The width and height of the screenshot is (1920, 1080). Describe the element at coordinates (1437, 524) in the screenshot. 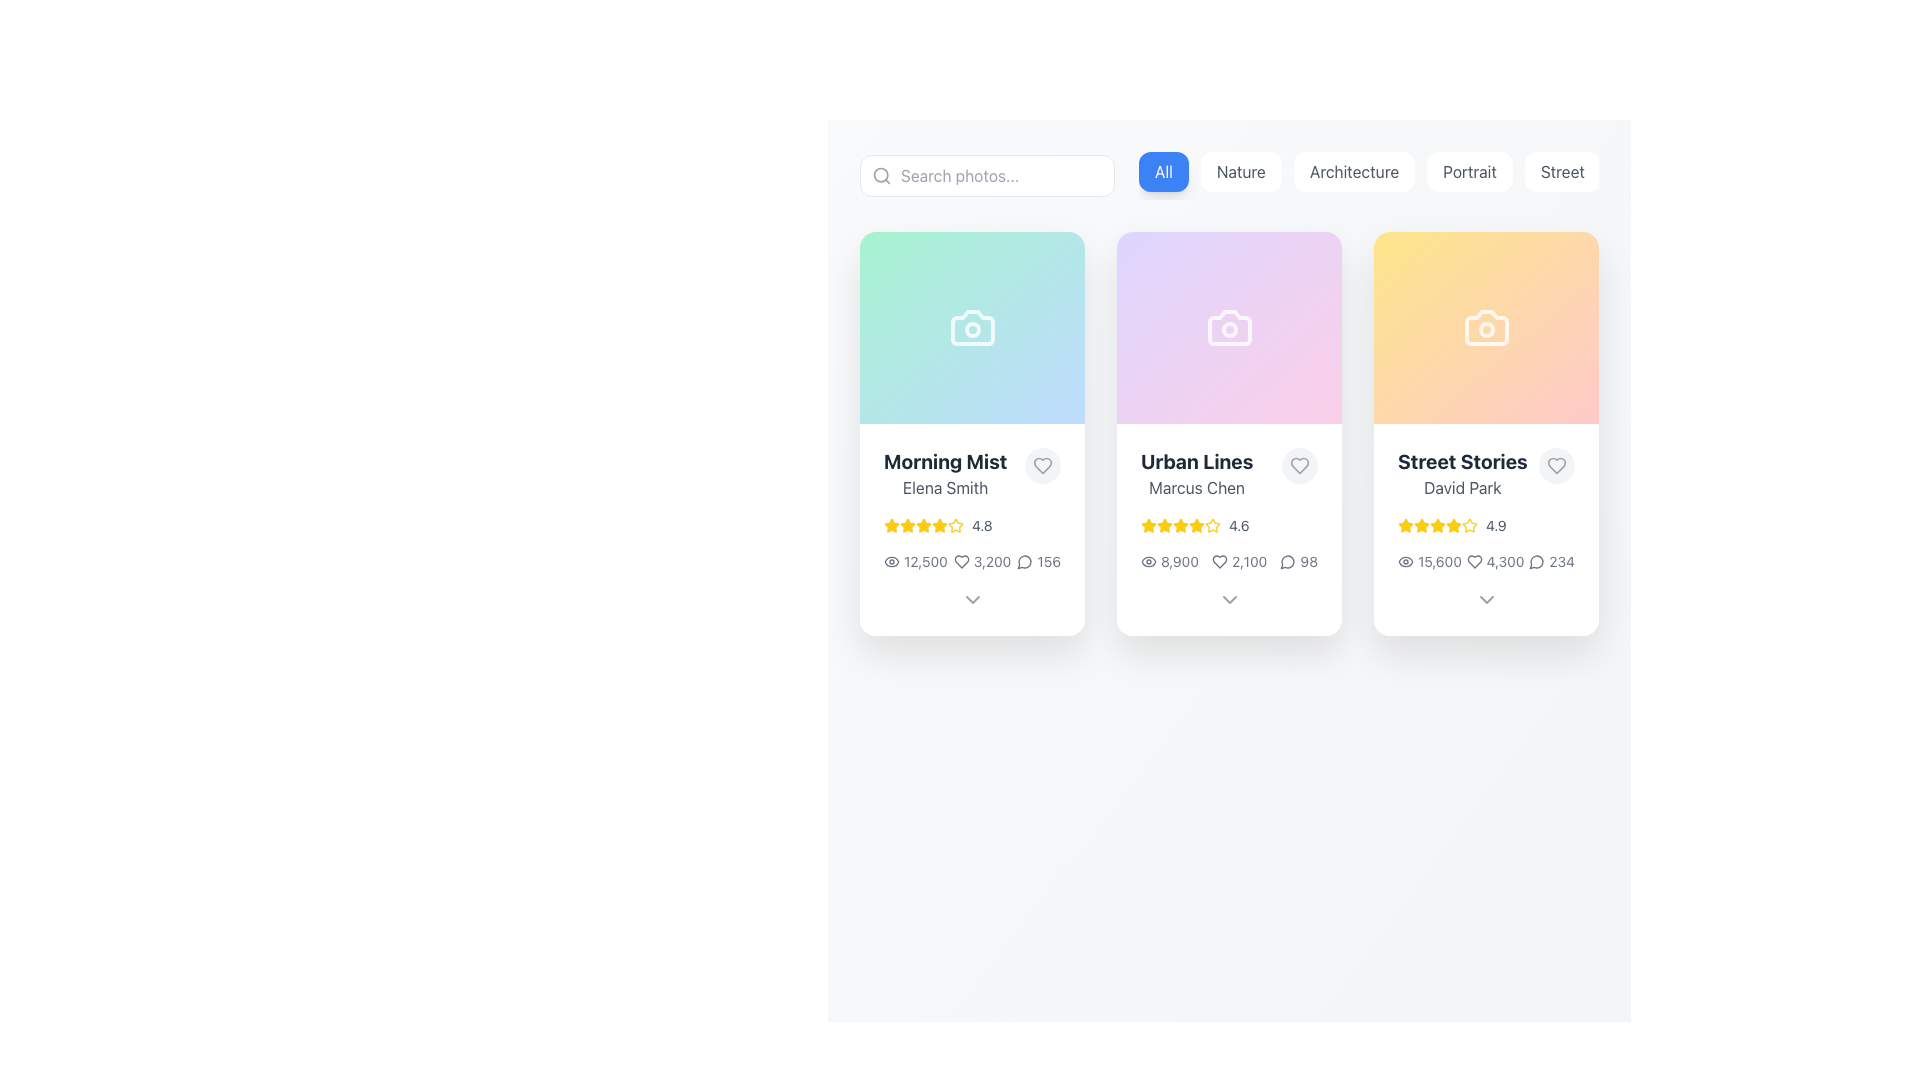

I see `the fourth star in the rating section below the 'Street Stories' card by moving the cursor to its center point` at that location.